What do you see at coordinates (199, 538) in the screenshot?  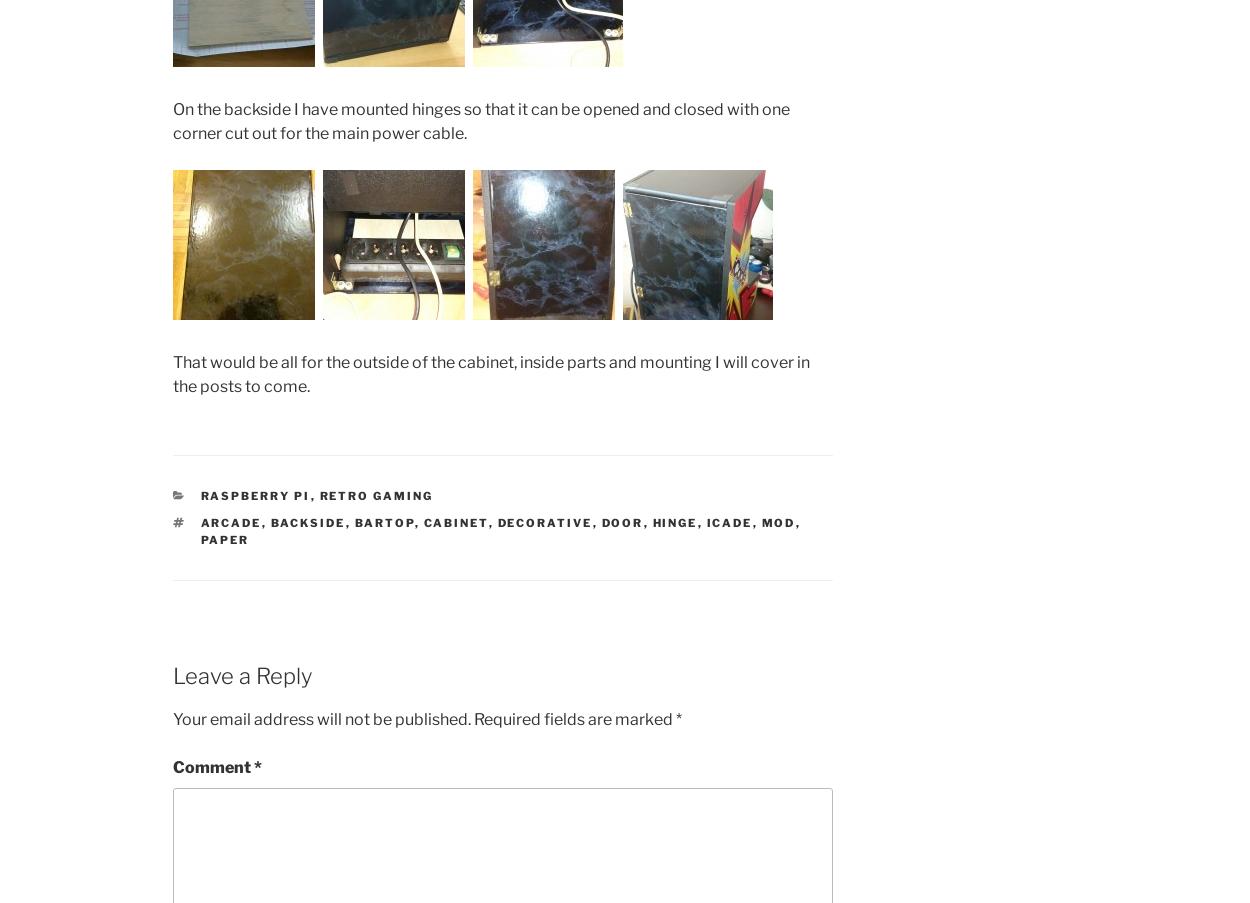 I see `'paper'` at bounding box center [199, 538].